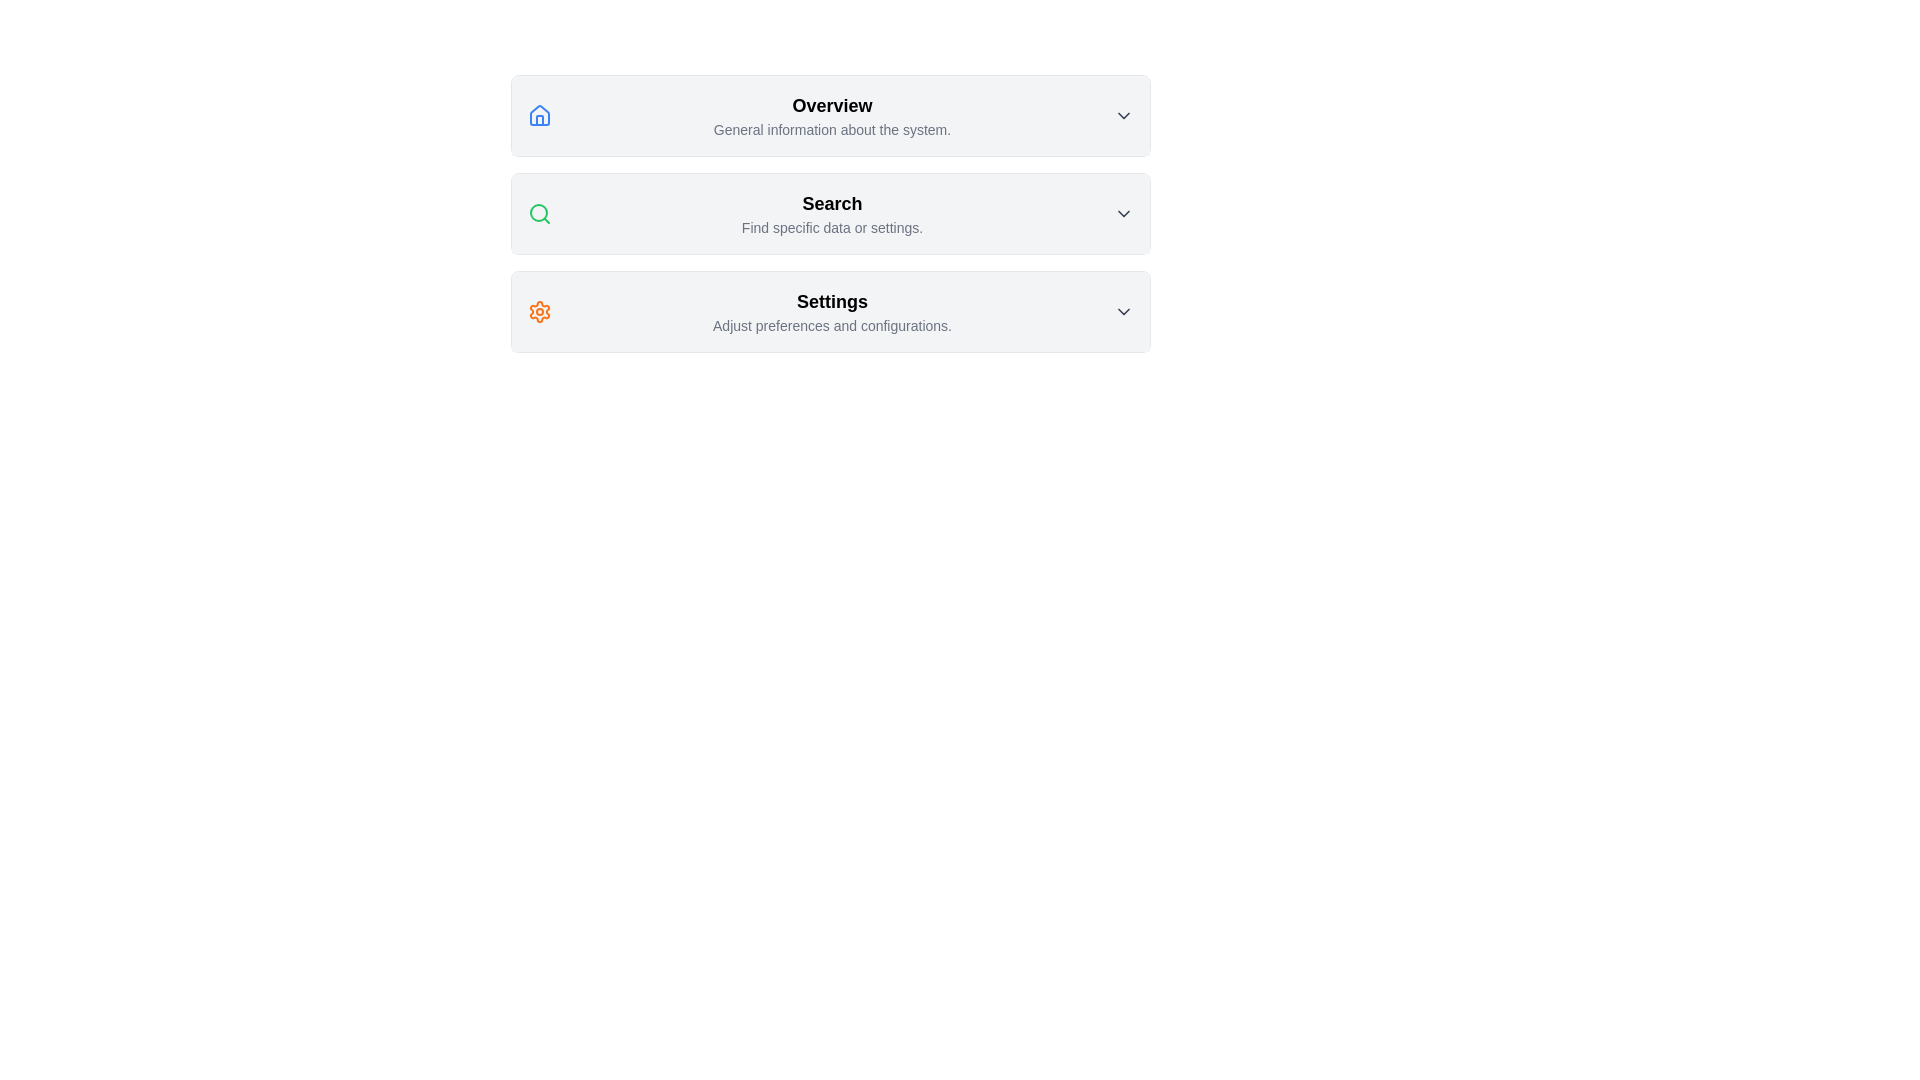 The image size is (1920, 1080). What do you see at coordinates (830, 312) in the screenshot?
I see `the 'Settings' collapsible panel header, which features an orange gear icon on the left and a gray downward chevron icon on the right` at bounding box center [830, 312].